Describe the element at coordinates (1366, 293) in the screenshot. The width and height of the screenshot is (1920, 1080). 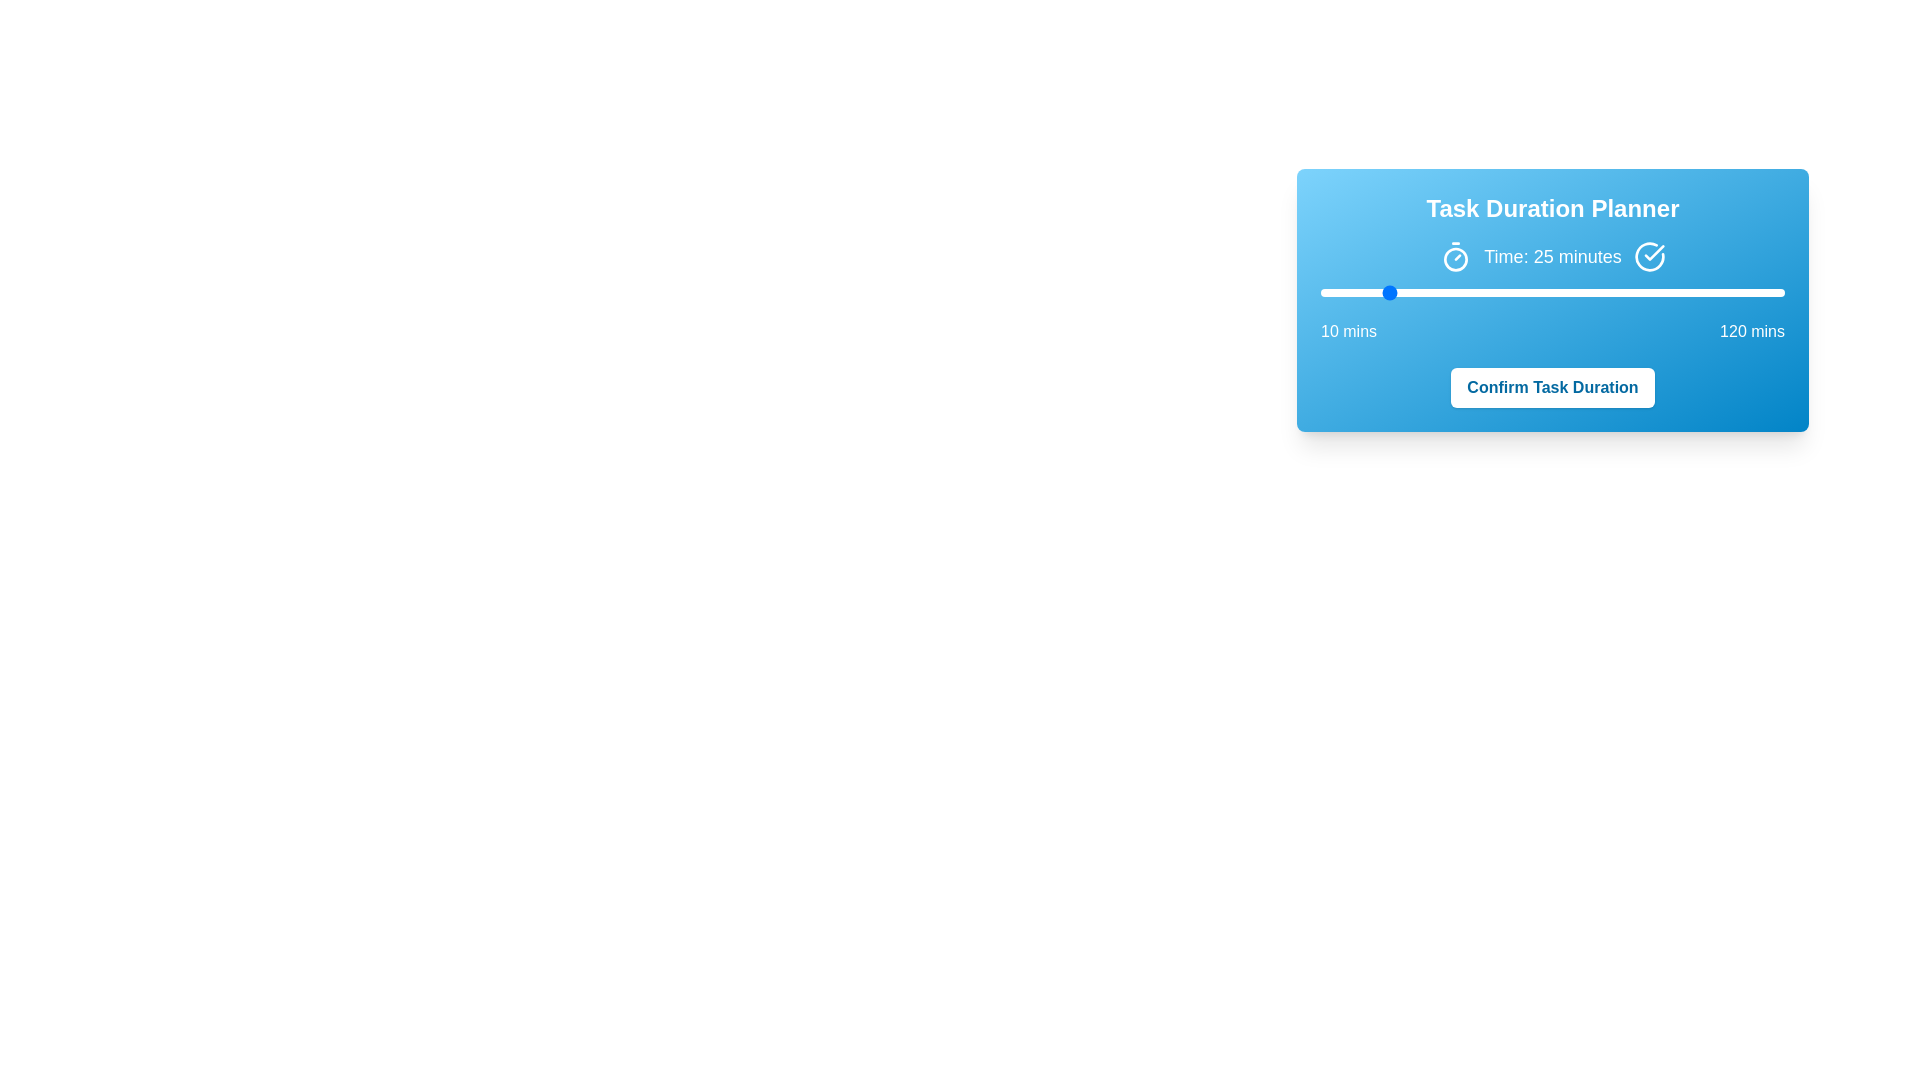
I see `the slider to a specific value 21 within the range of 10 to 120 minutes` at that location.